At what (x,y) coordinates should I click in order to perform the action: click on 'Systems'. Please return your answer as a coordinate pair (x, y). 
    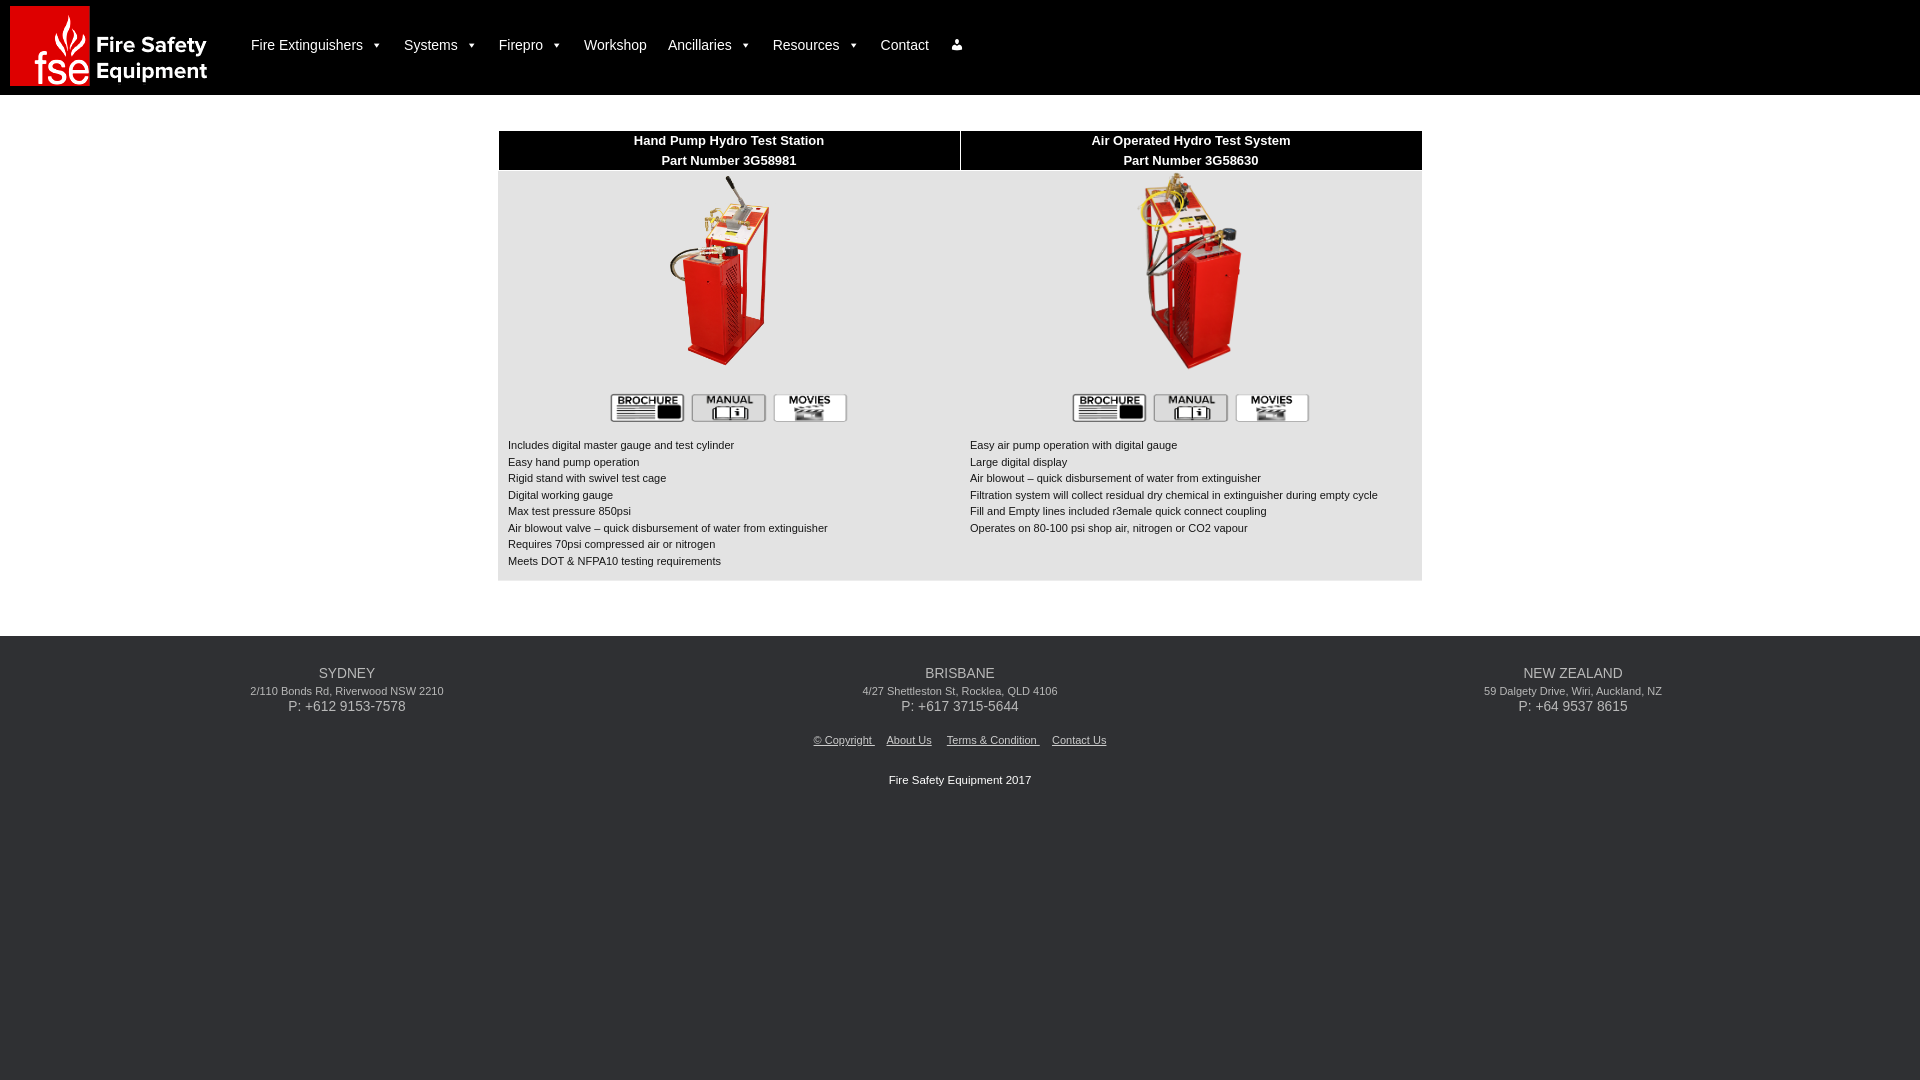
    Looking at the image, I should click on (393, 45).